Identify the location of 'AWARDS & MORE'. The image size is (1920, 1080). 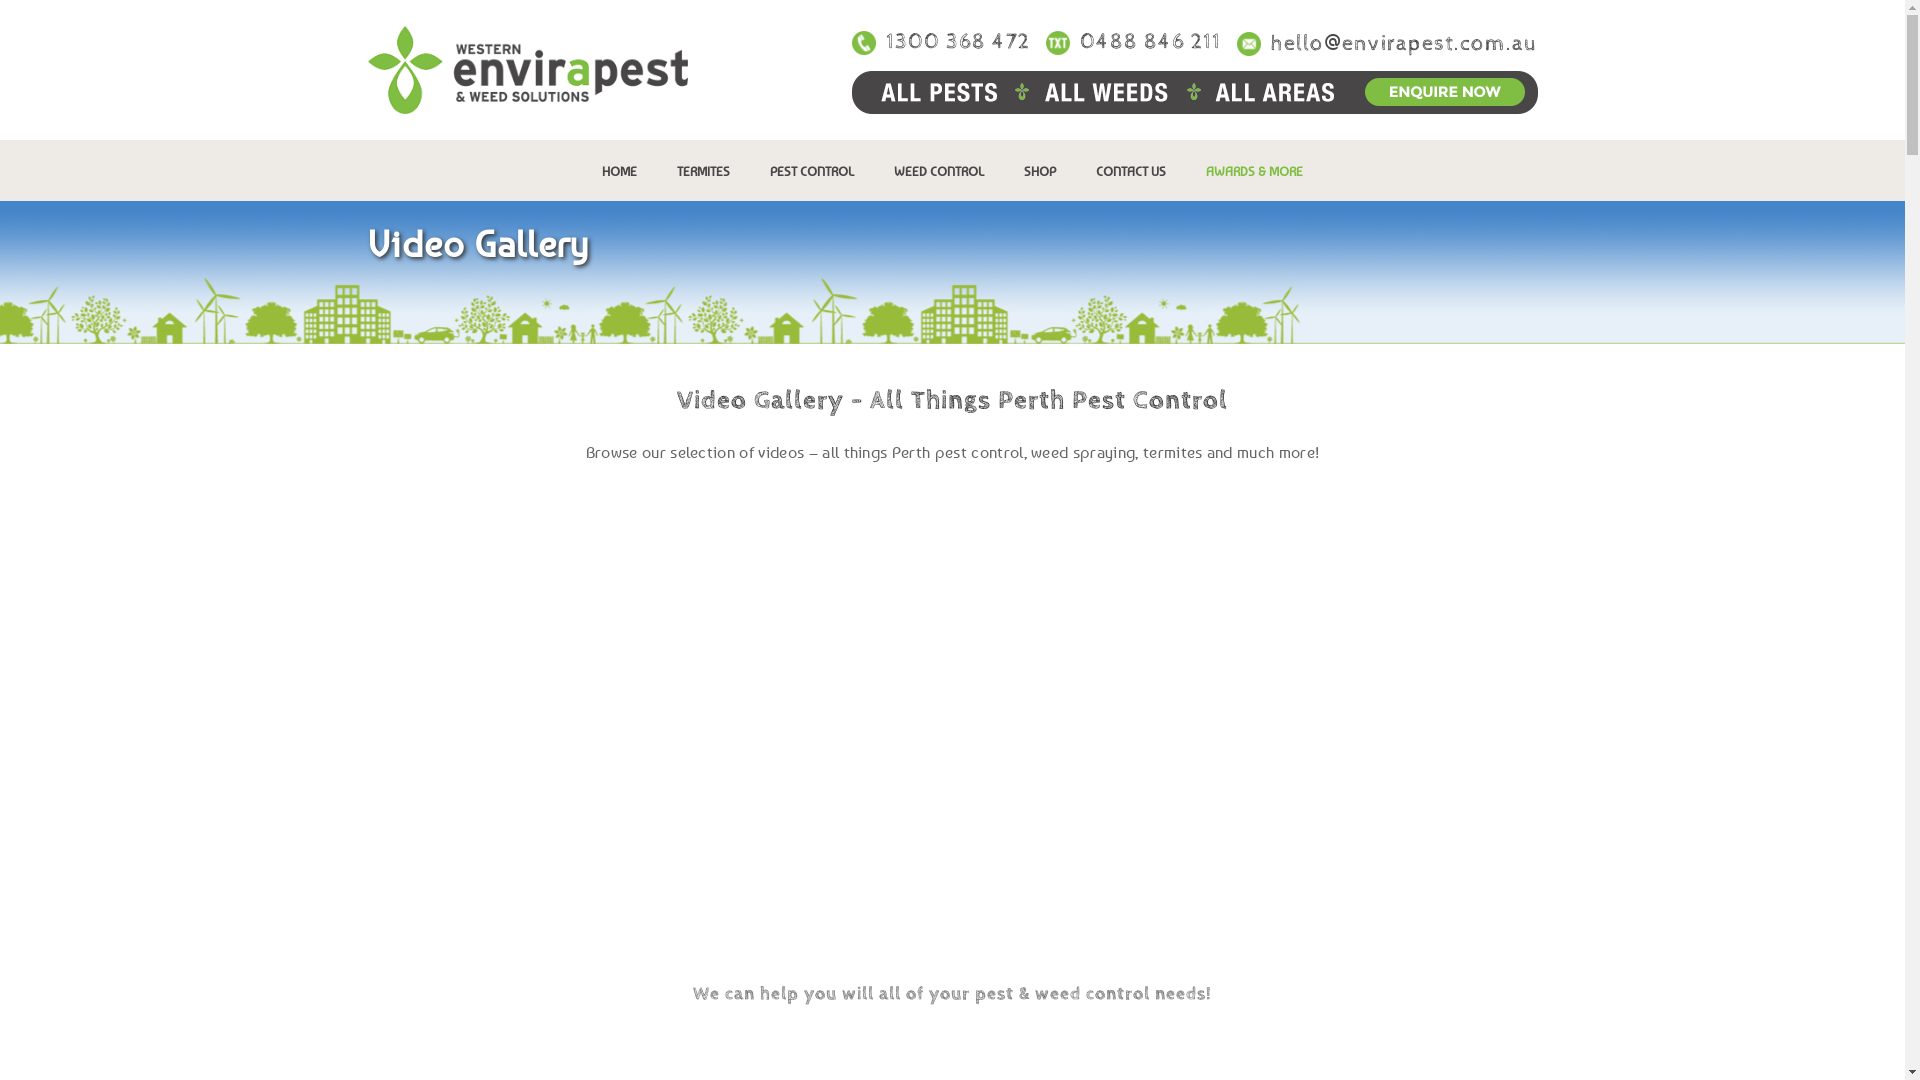
(1253, 169).